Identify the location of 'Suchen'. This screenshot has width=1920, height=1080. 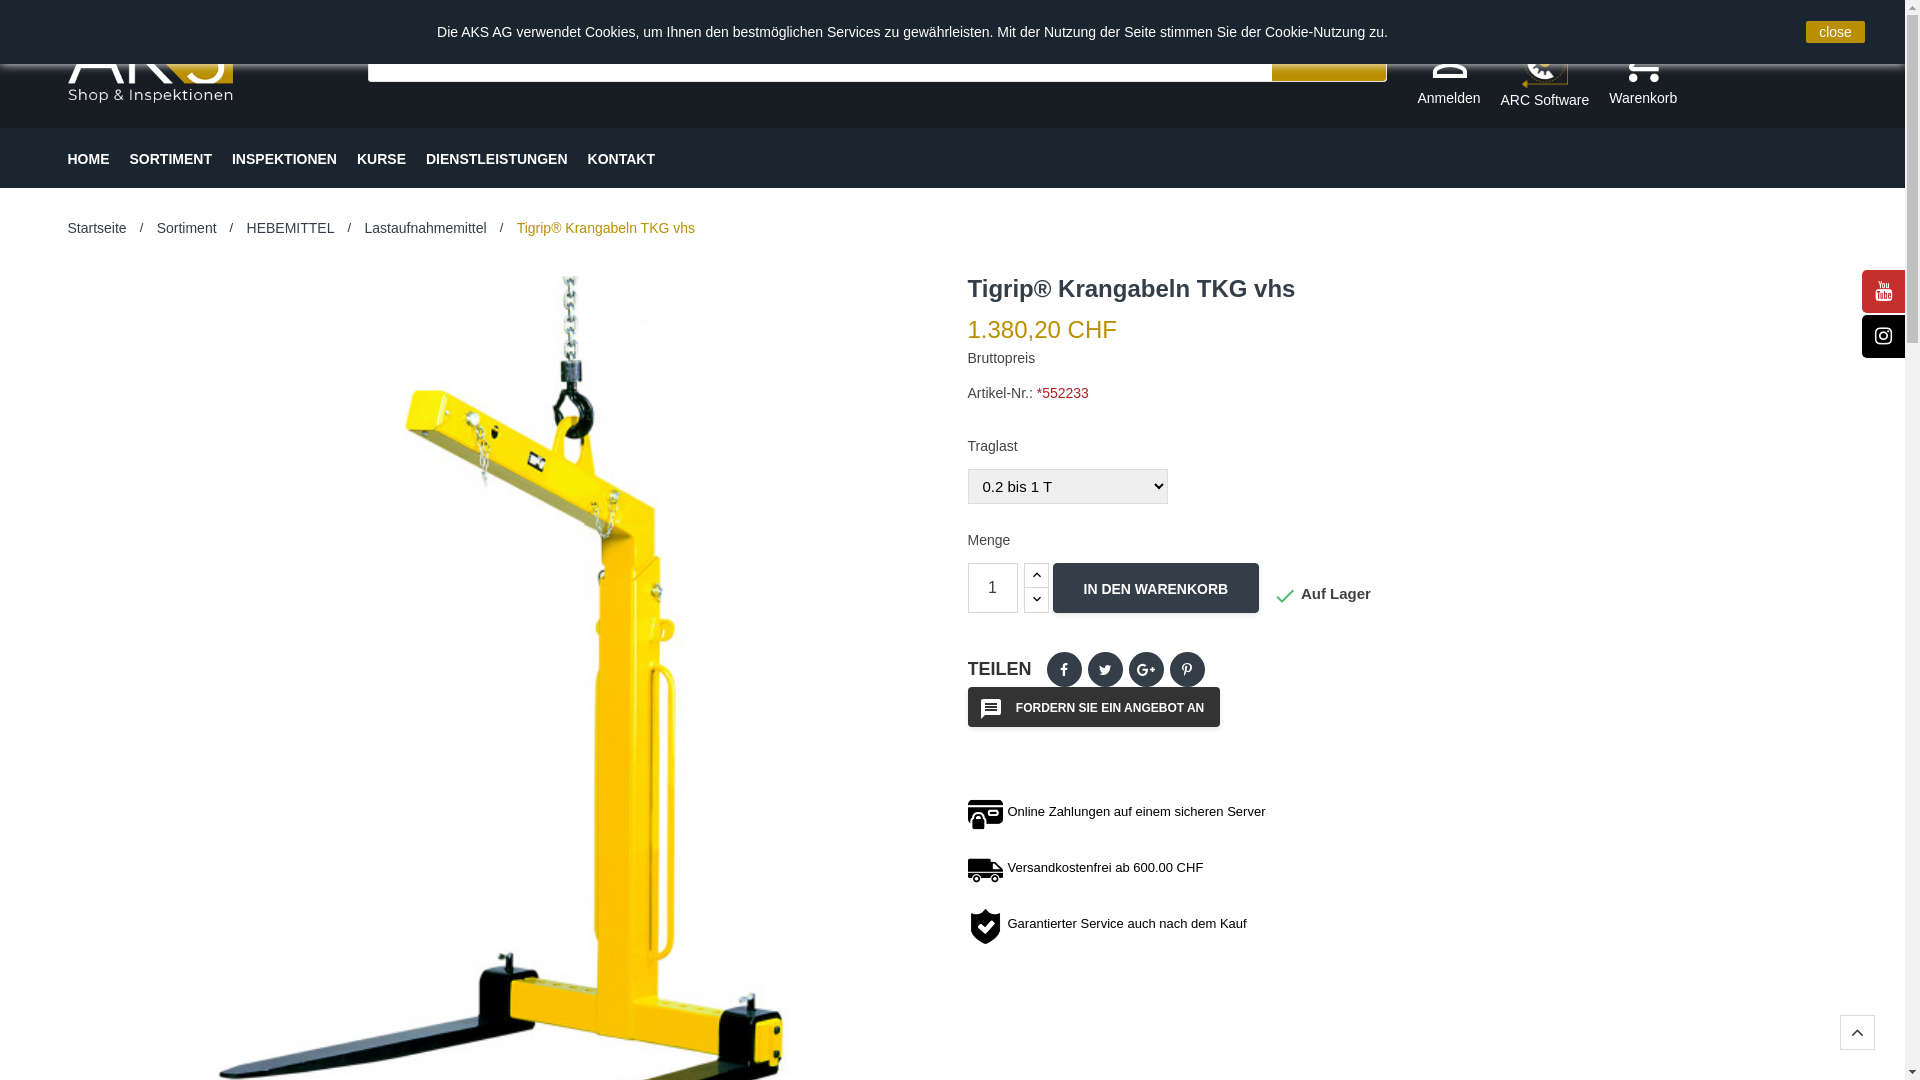
(1329, 57).